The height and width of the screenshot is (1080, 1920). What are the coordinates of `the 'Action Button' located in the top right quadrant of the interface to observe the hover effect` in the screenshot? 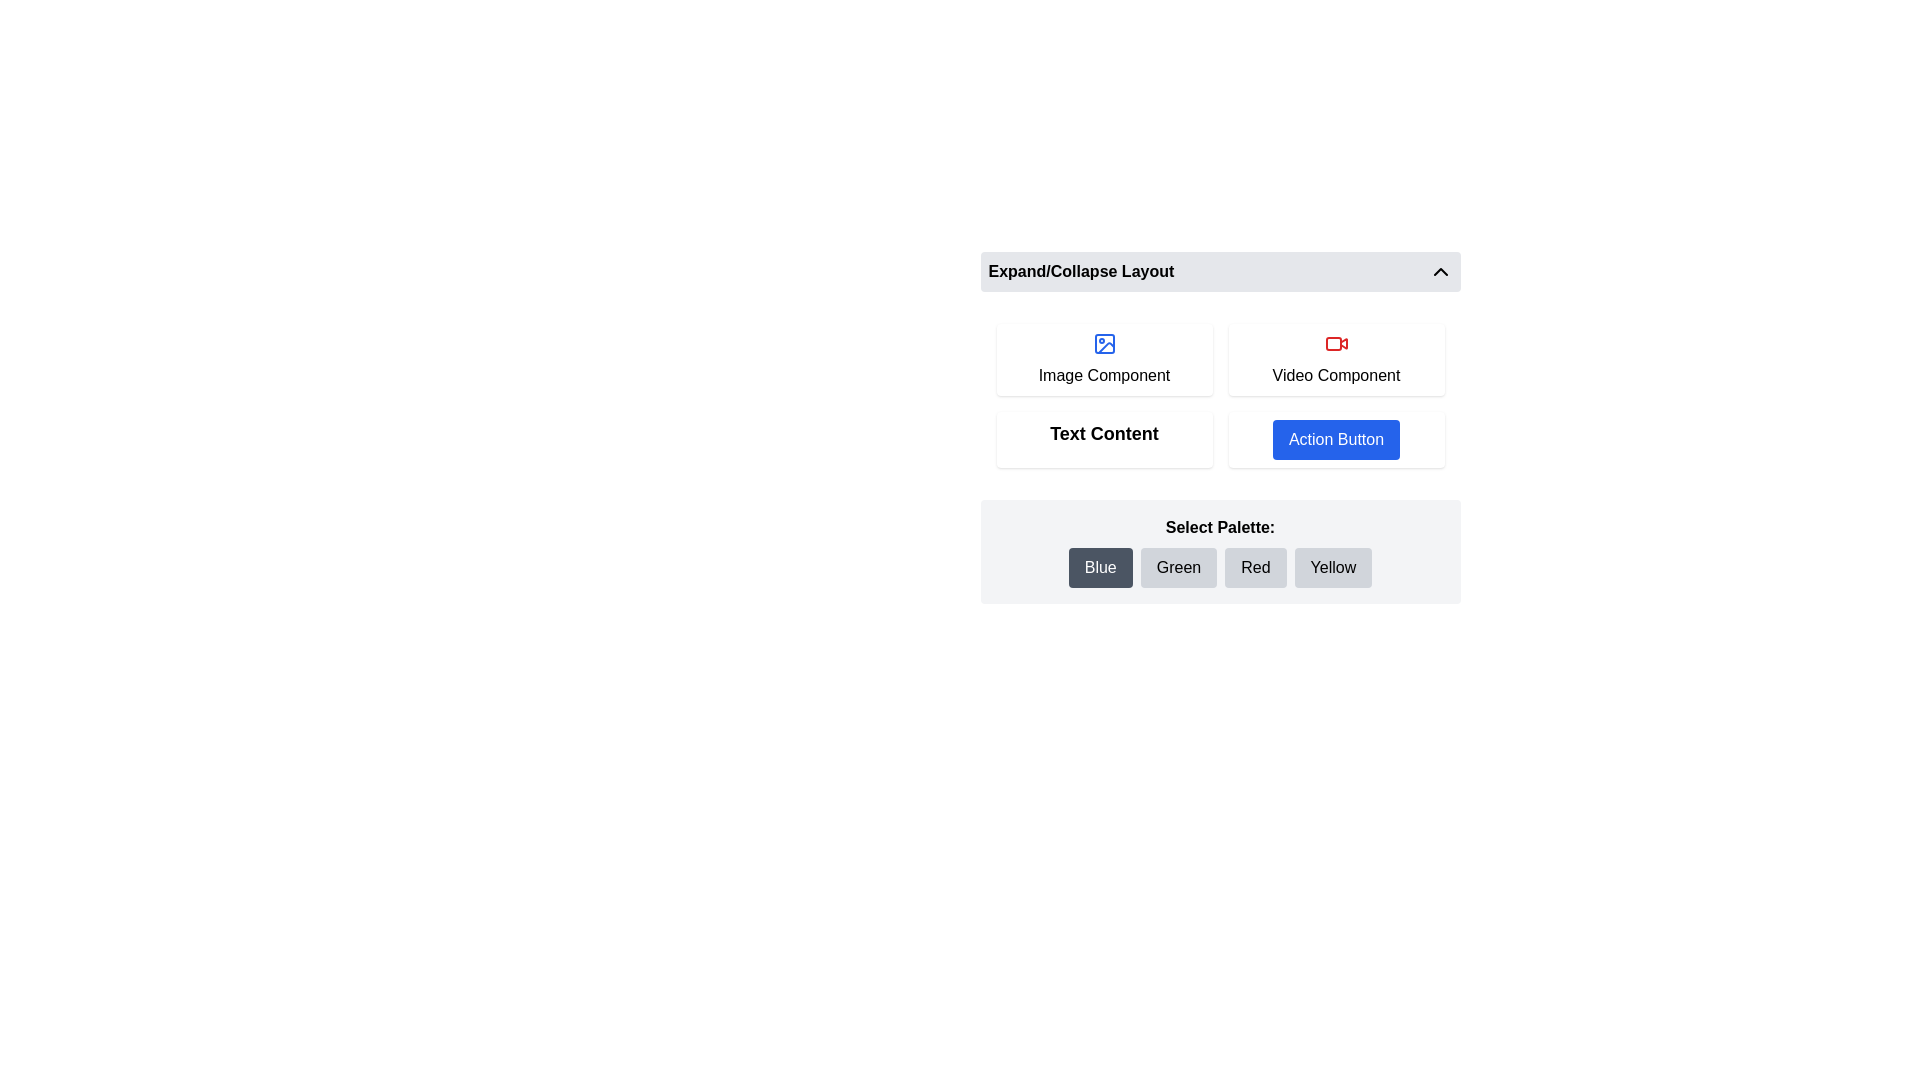 It's located at (1336, 438).